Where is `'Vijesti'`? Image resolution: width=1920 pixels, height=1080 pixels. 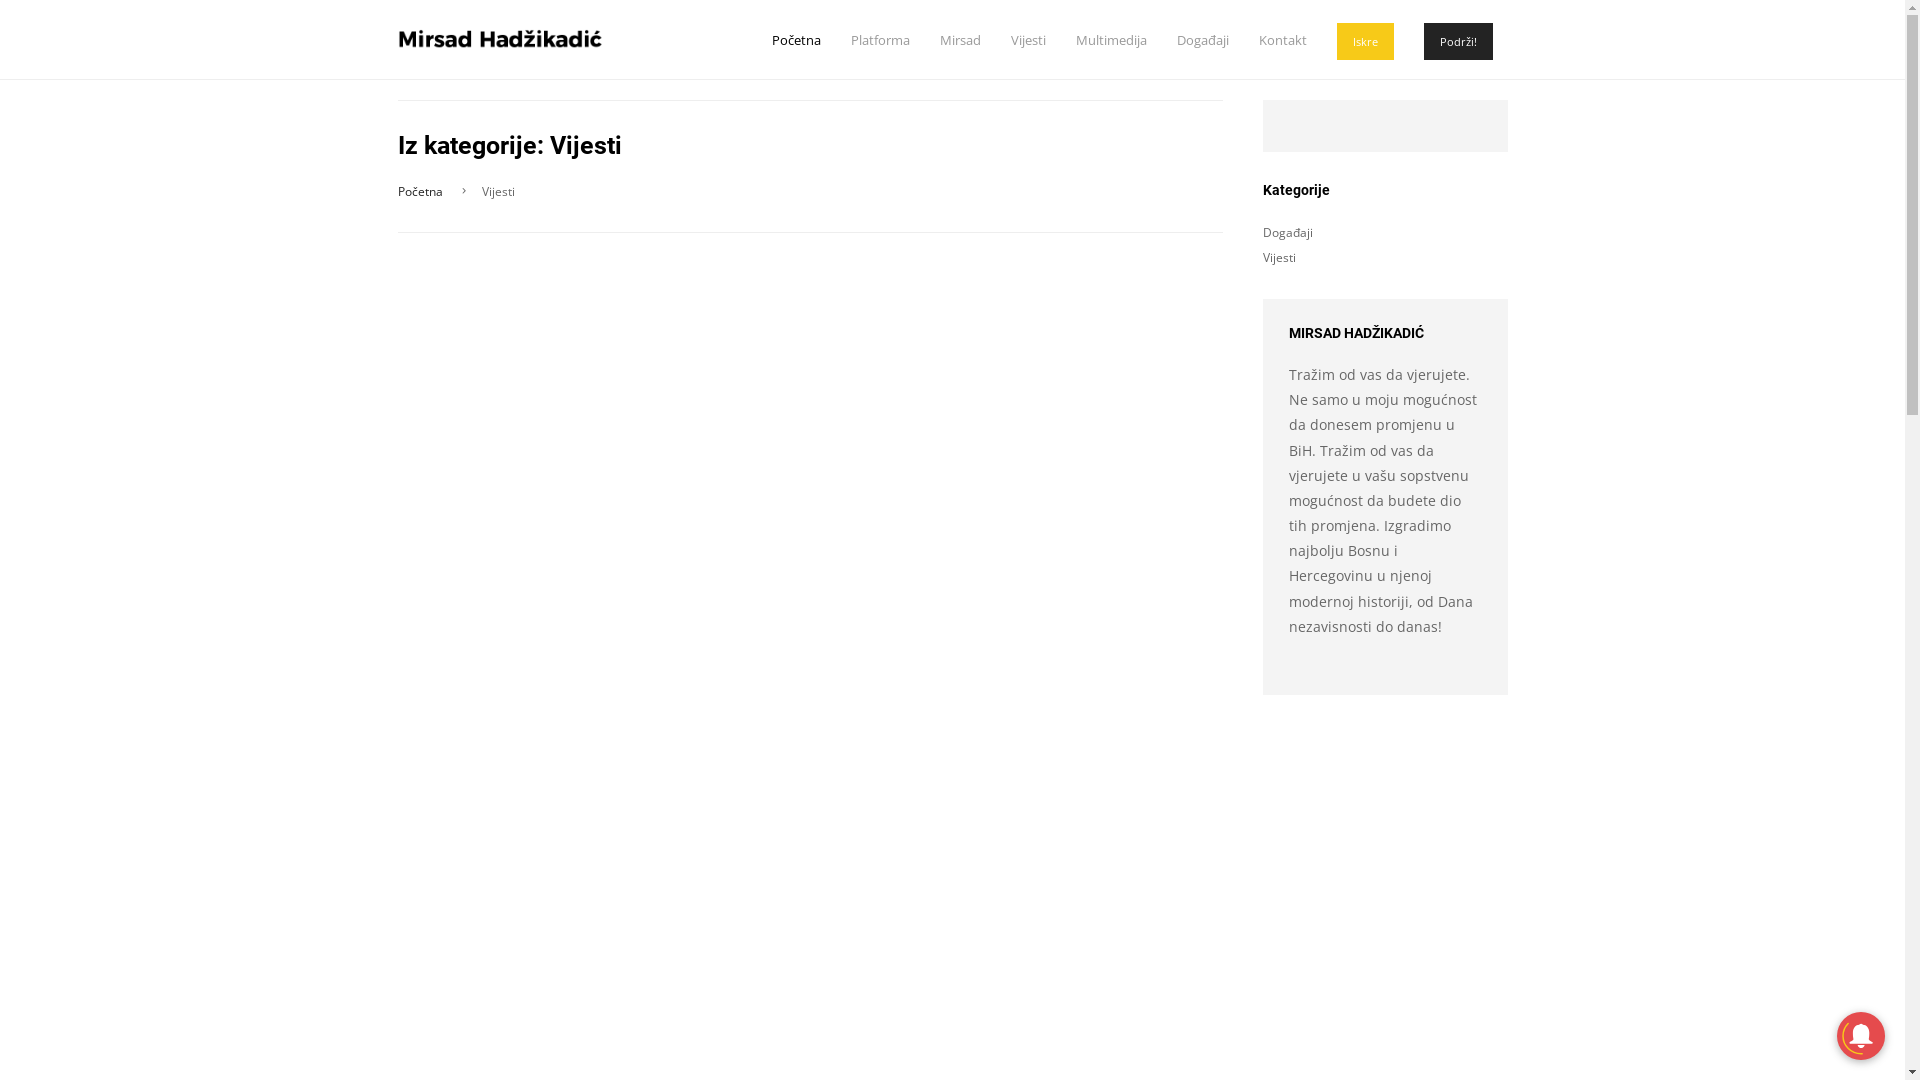
'Vijesti' is located at coordinates (1009, 39).